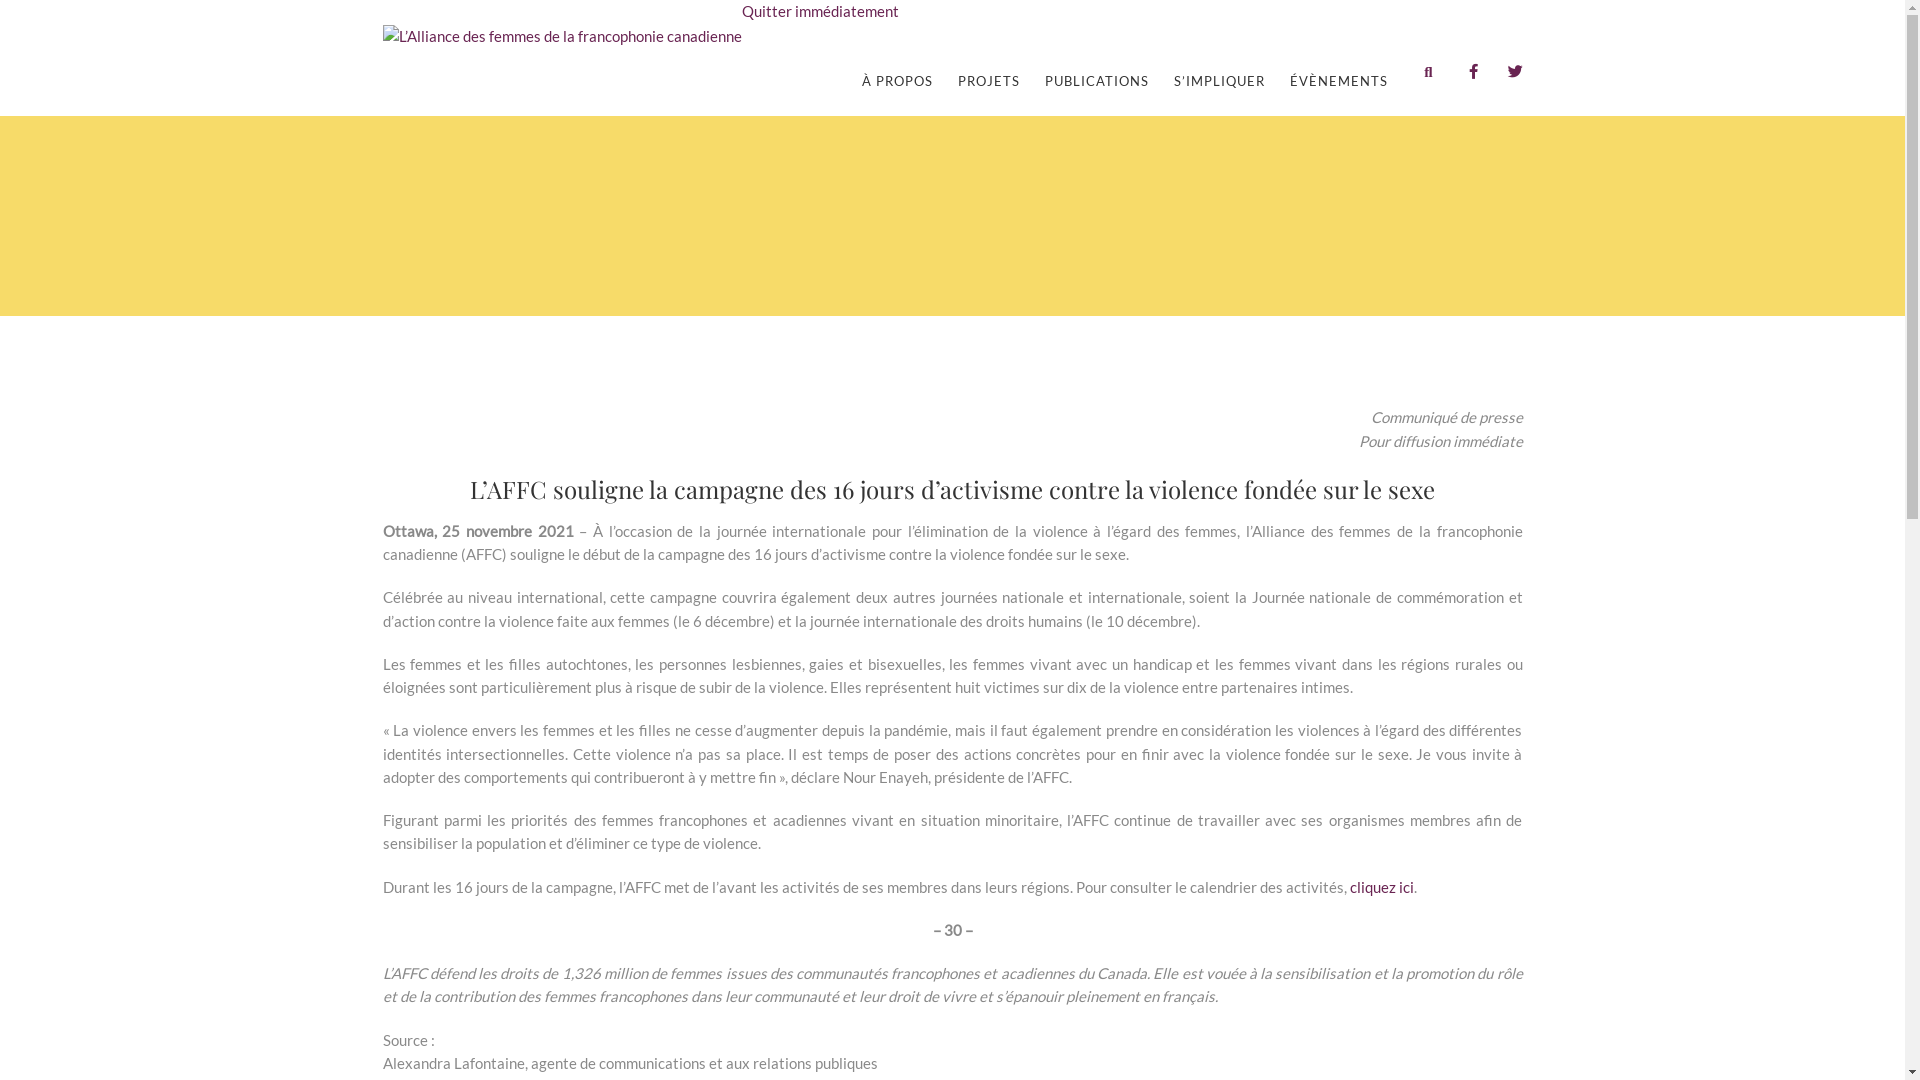  What do you see at coordinates (1094, 80) in the screenshot?
I see `'PUBLICATIONS'` at bounding box center [1094, 80].